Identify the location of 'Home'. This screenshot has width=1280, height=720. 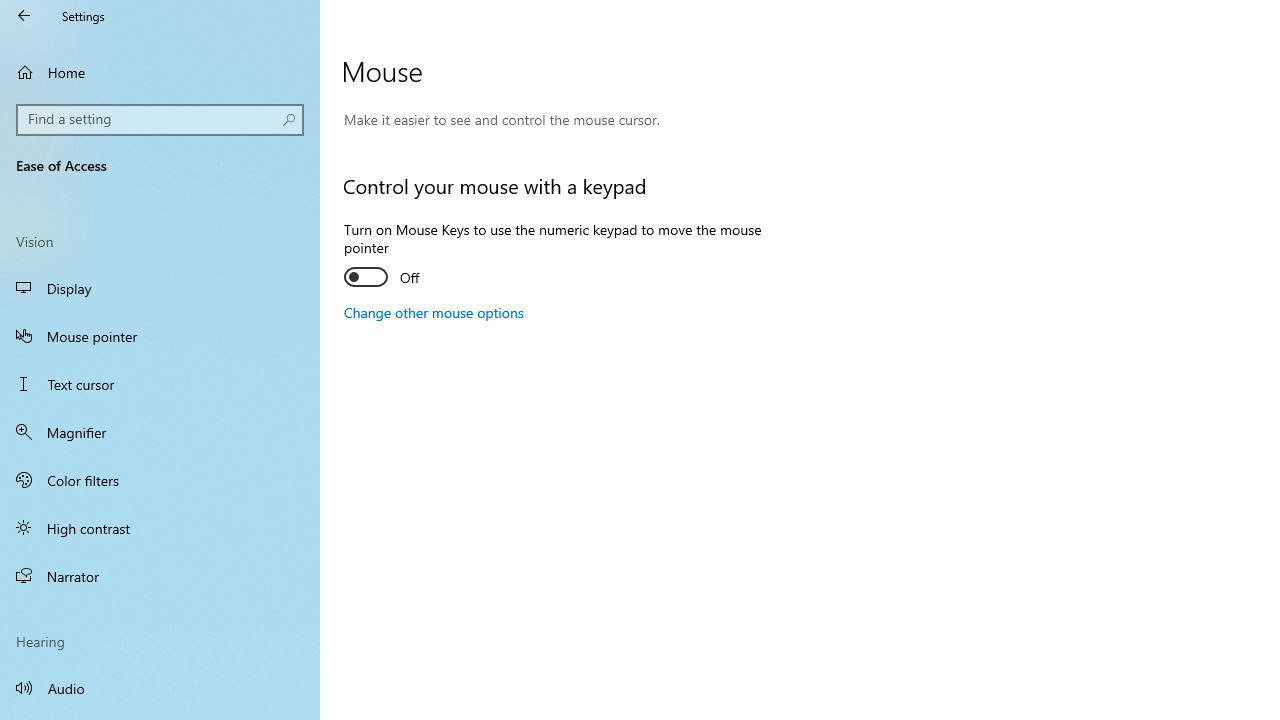
(160, 71).